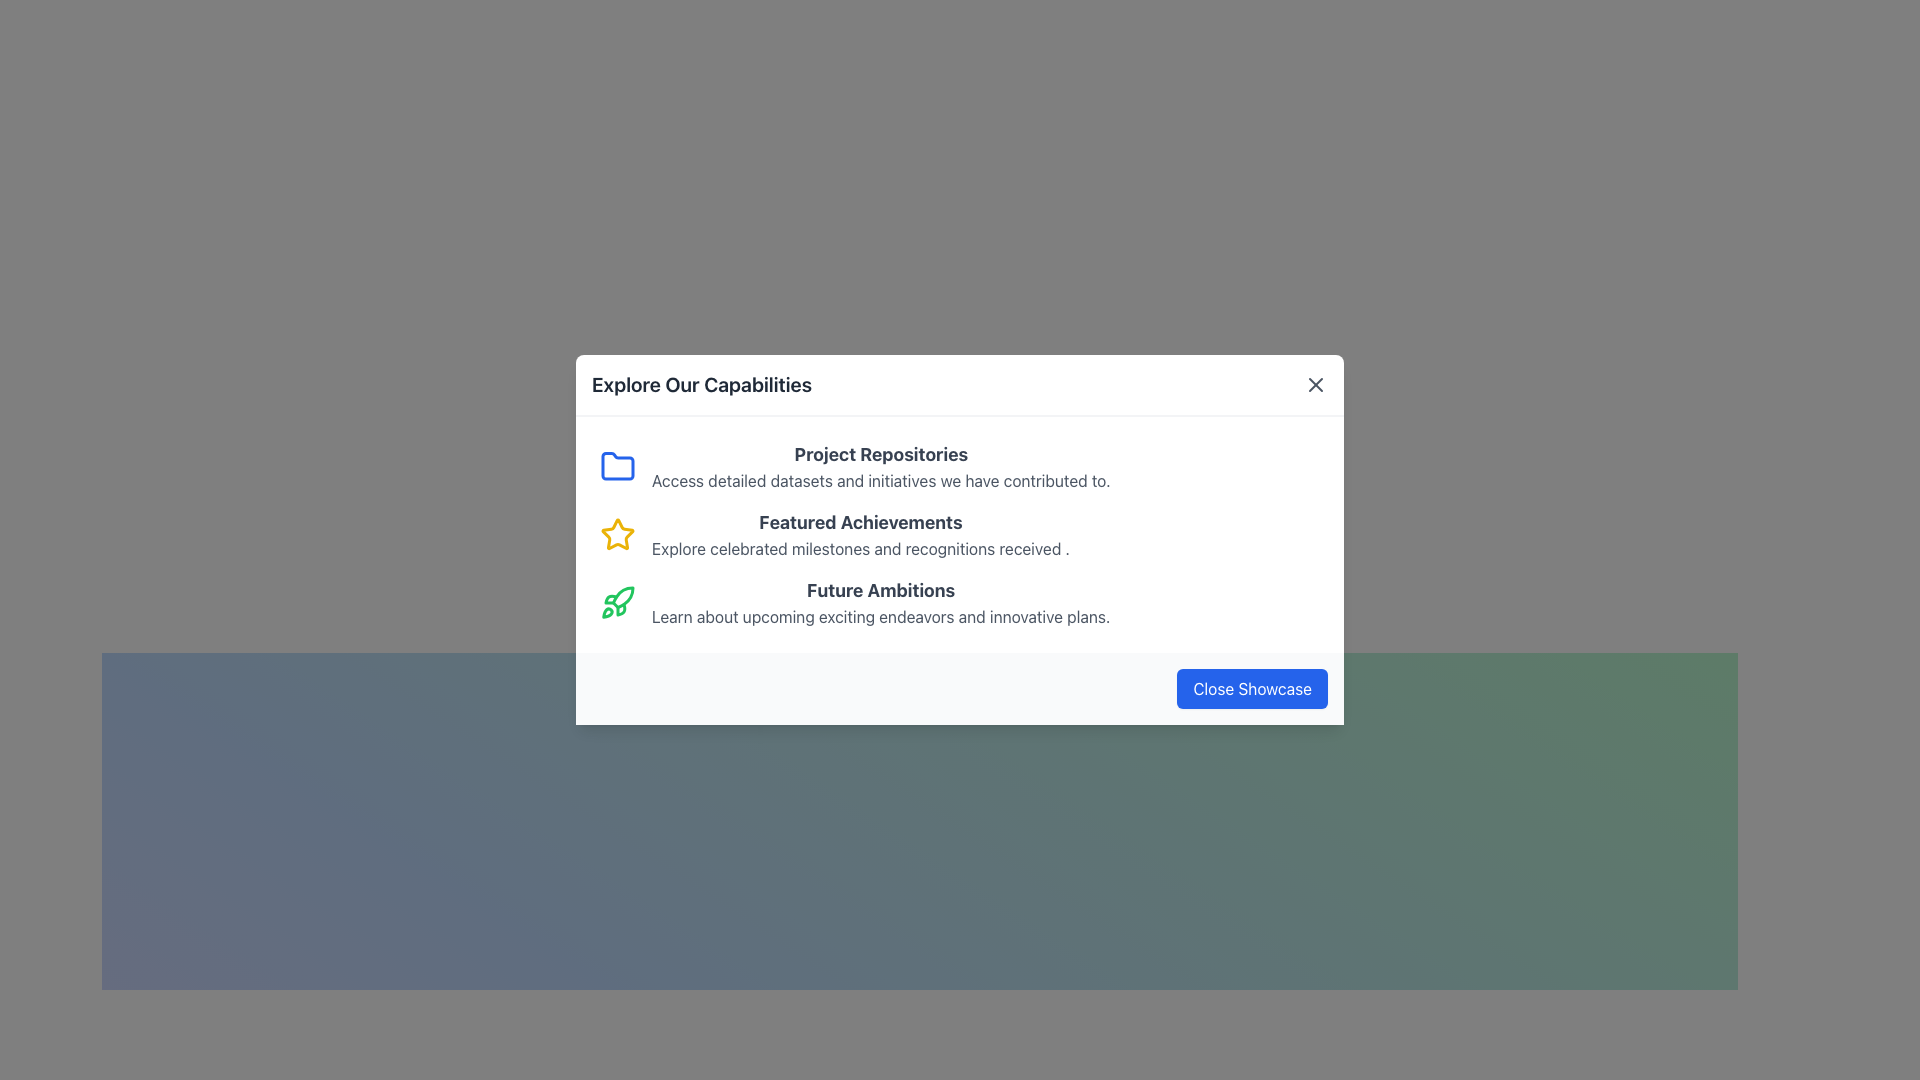 The image size is (1920, 1080). Describe the element at coordinates (880, 466) in the screenshot. I see `the text label component titled 'Project Repositories' located below the folder icon in the 'Explore Our Capabilities' panel` at that location.